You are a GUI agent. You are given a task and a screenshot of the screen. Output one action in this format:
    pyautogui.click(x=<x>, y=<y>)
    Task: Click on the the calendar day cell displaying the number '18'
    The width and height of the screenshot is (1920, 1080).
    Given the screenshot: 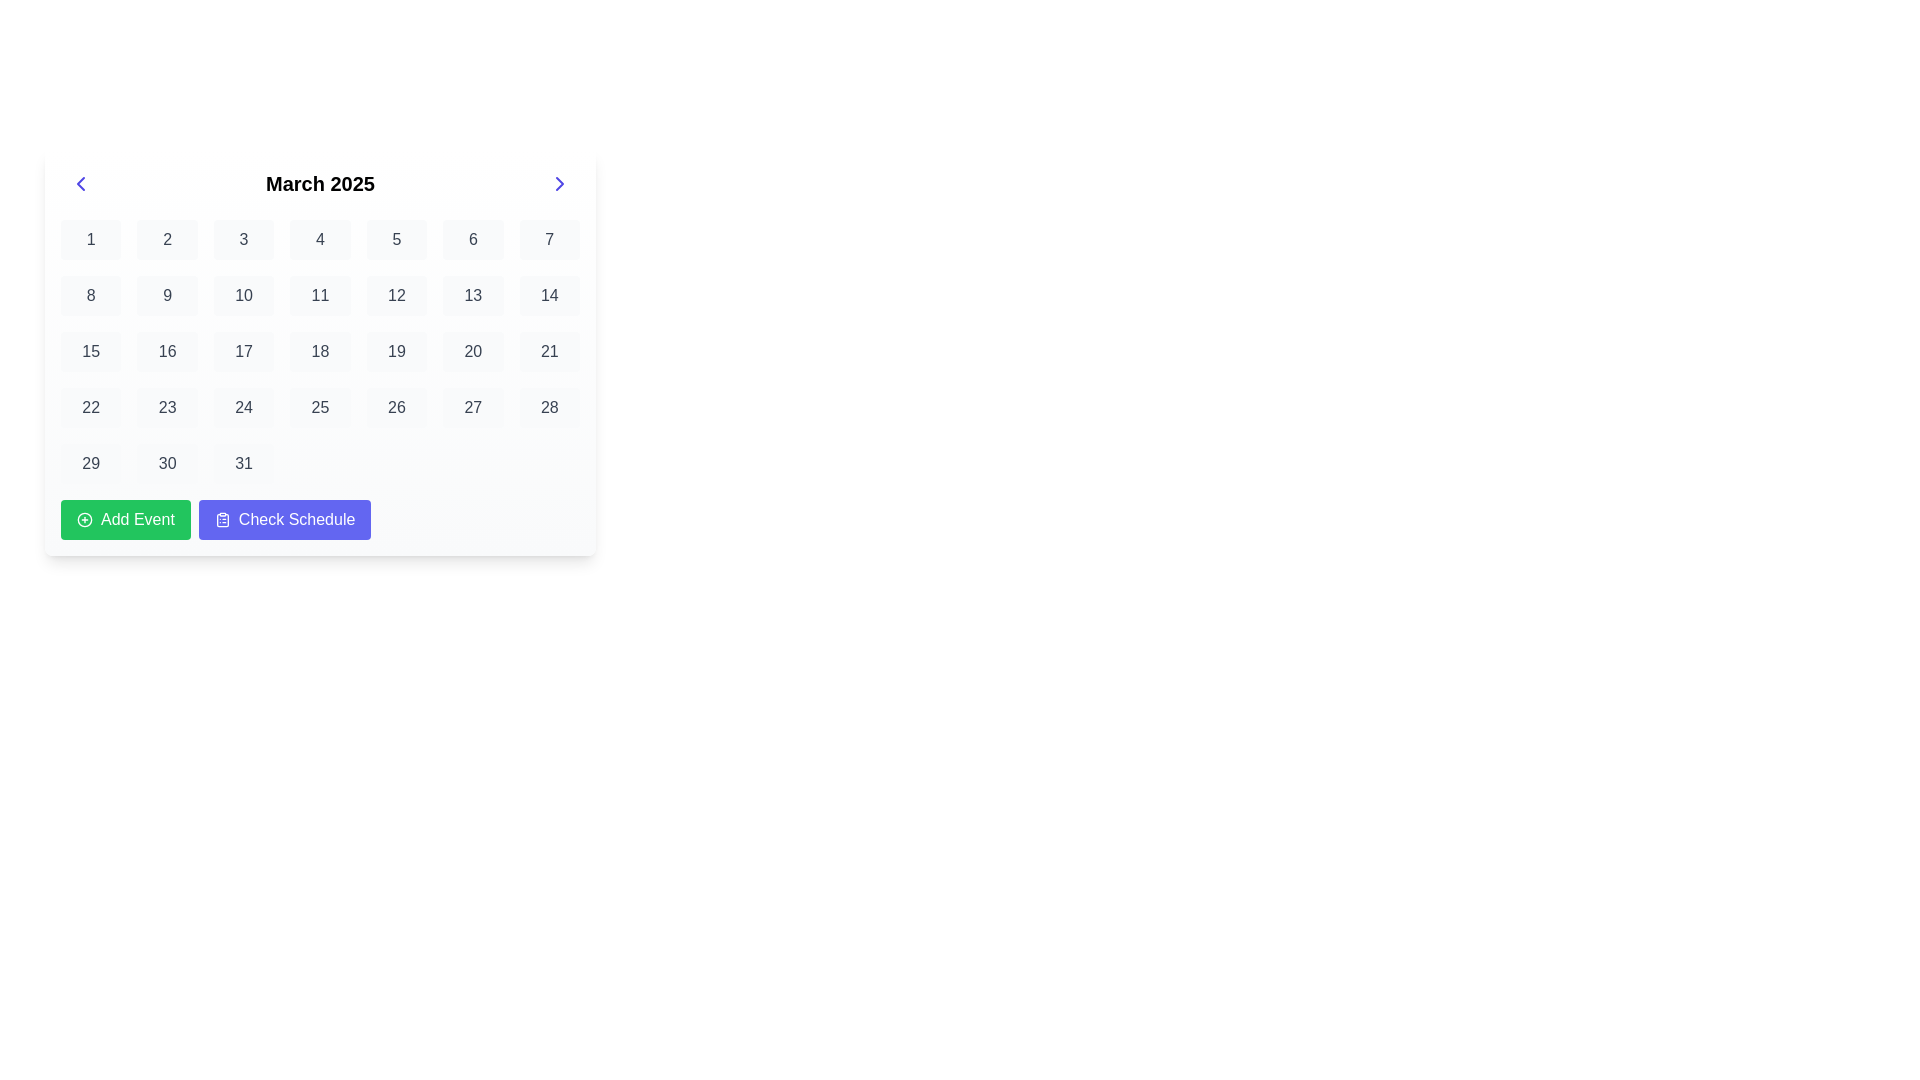 What is the action you would take?
    pyautogui.click(x=320, y=350)
    